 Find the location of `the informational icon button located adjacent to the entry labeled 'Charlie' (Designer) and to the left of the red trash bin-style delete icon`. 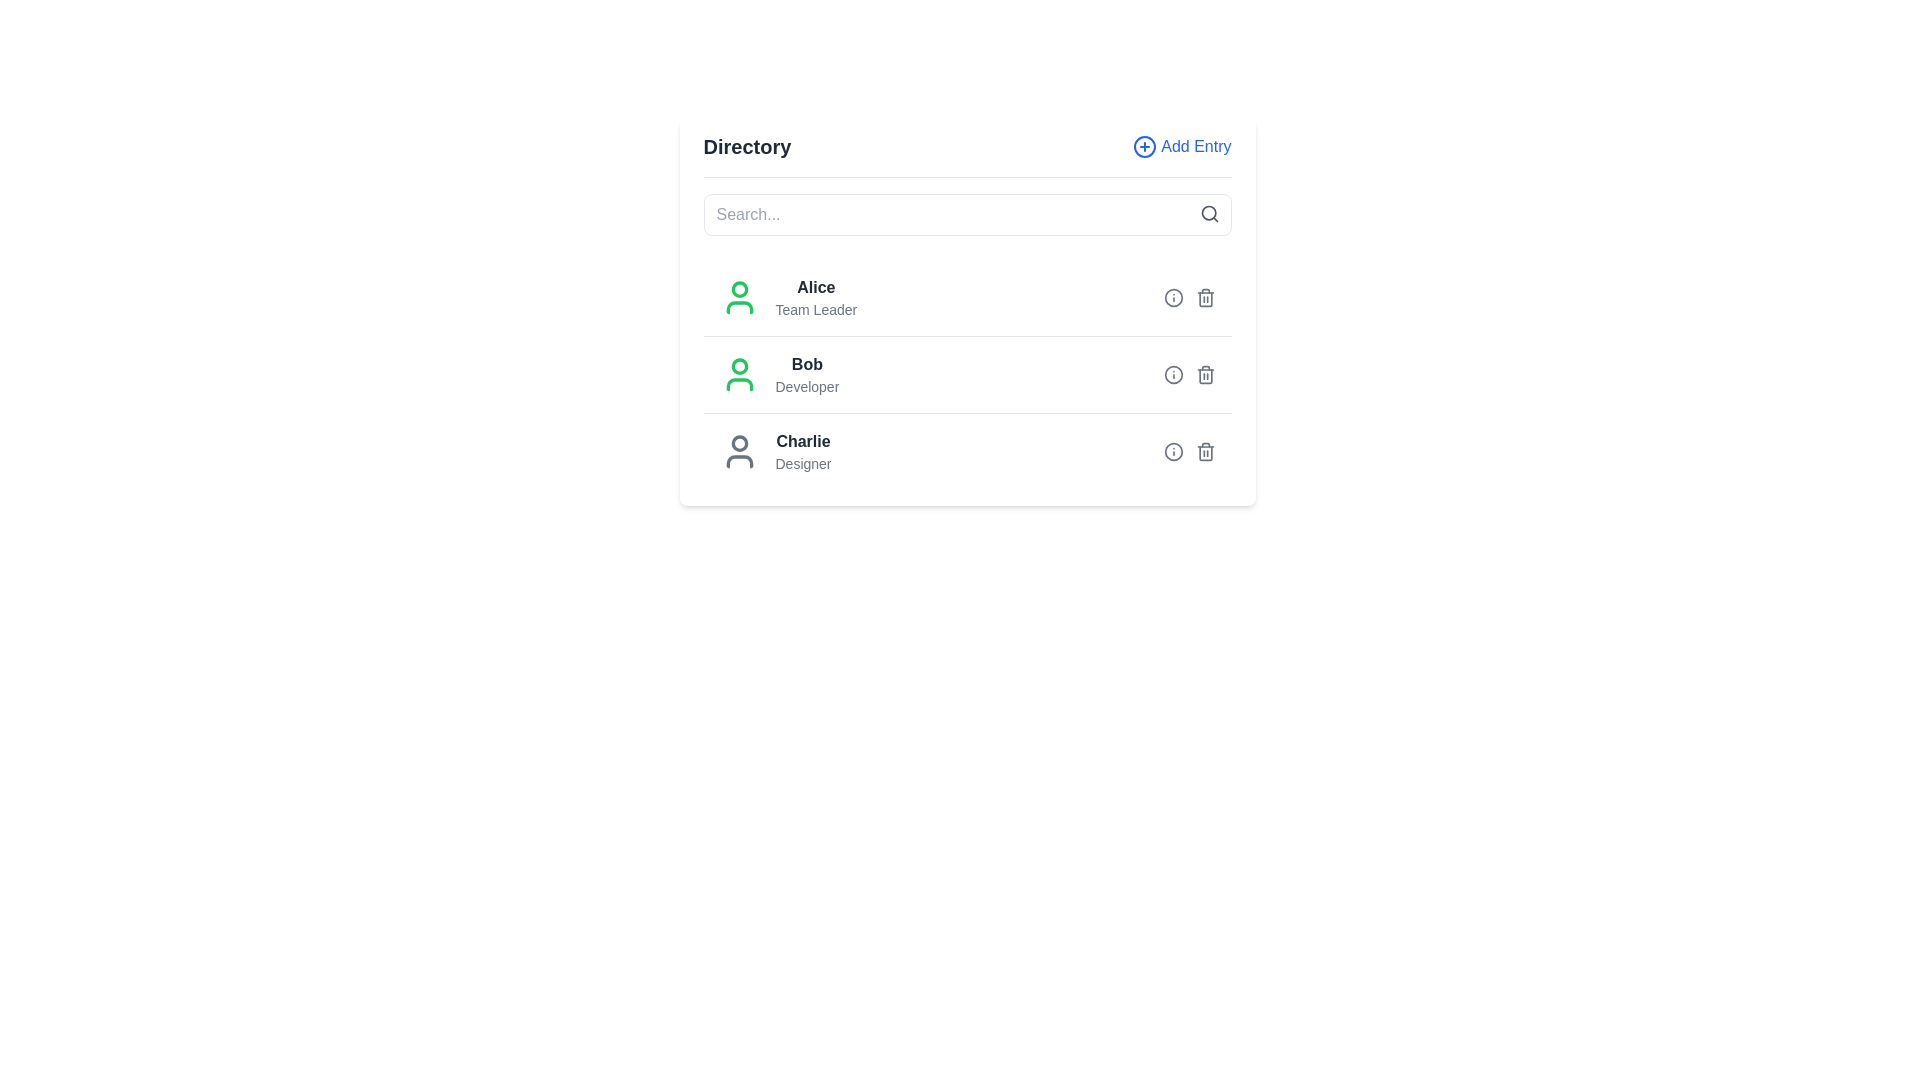

the informational icon button located adjacent to the entry labeled 'Charlie' (Designer) and to the left of the red trash bin-style delete icon is located at coordinates (1173, 451).